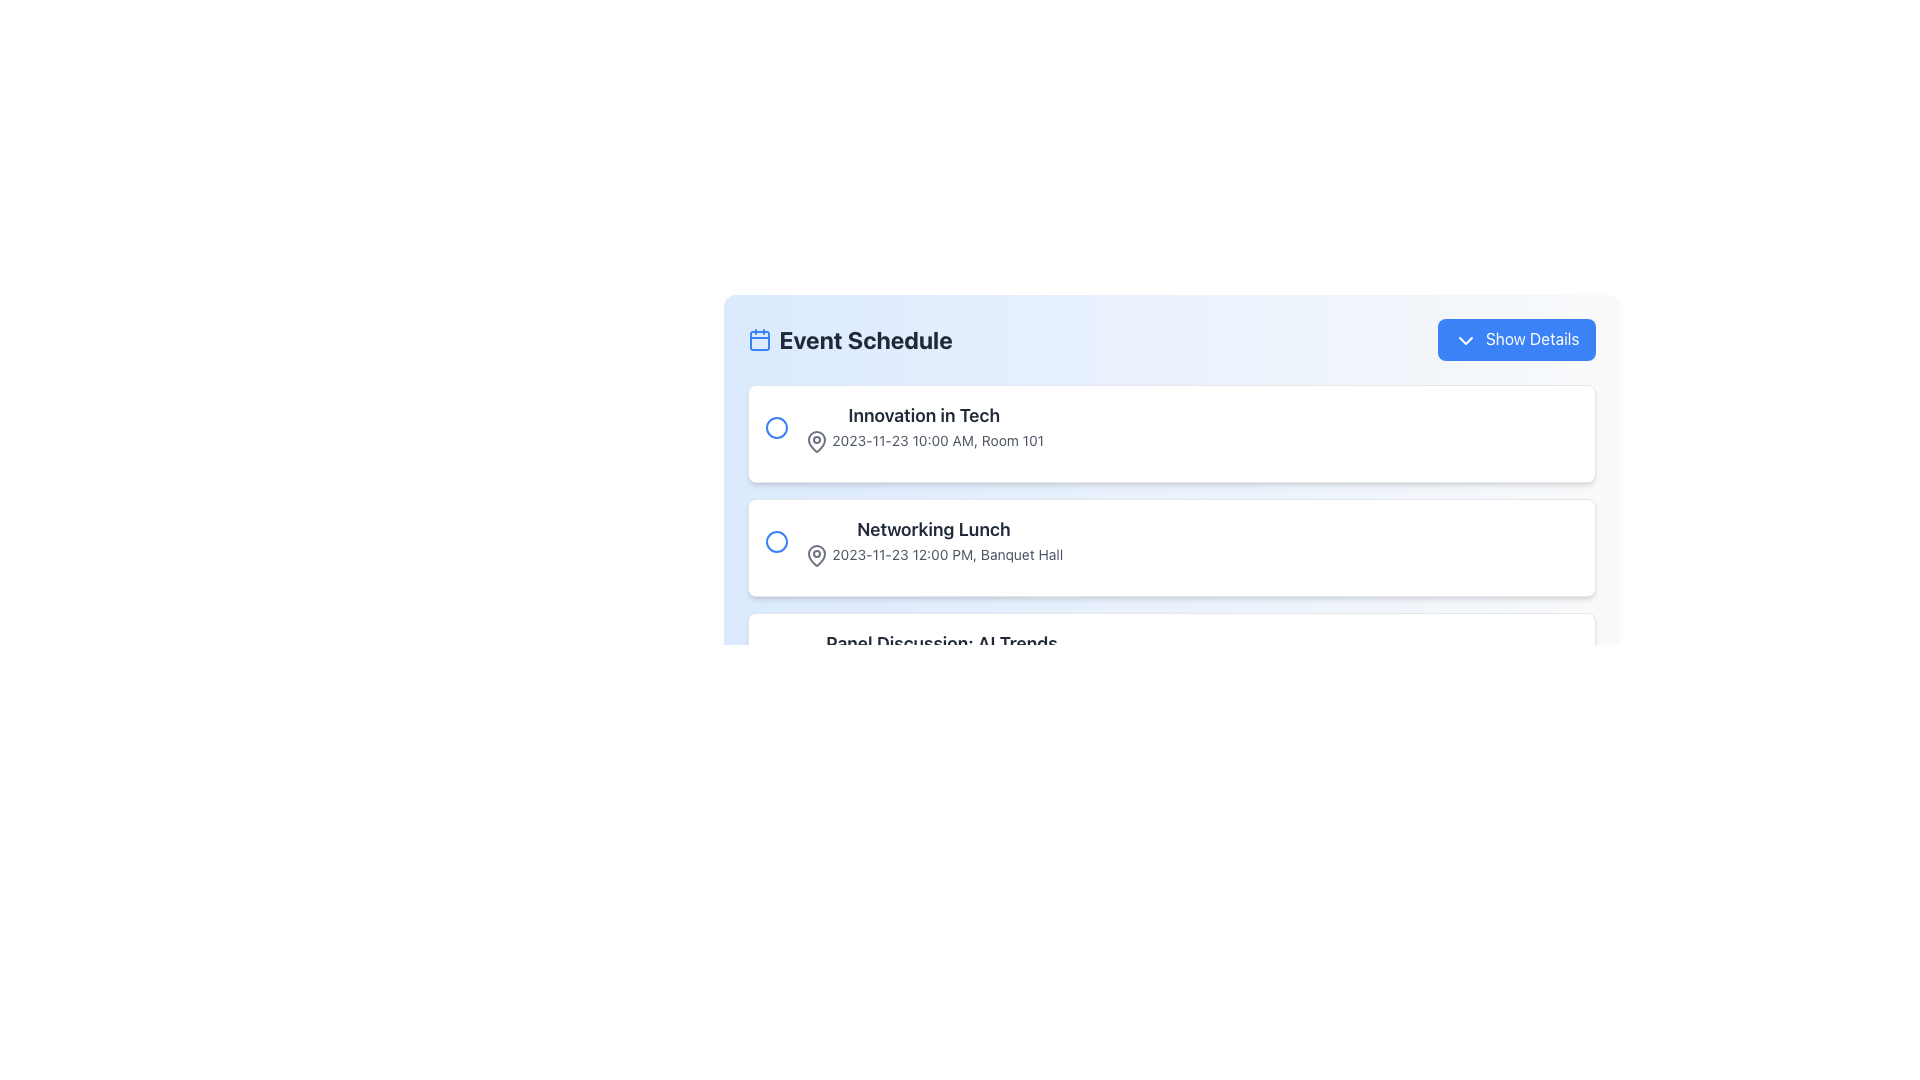  I want to click on the second event item in the Event Schedule section to highlight it, so click(932, 541).